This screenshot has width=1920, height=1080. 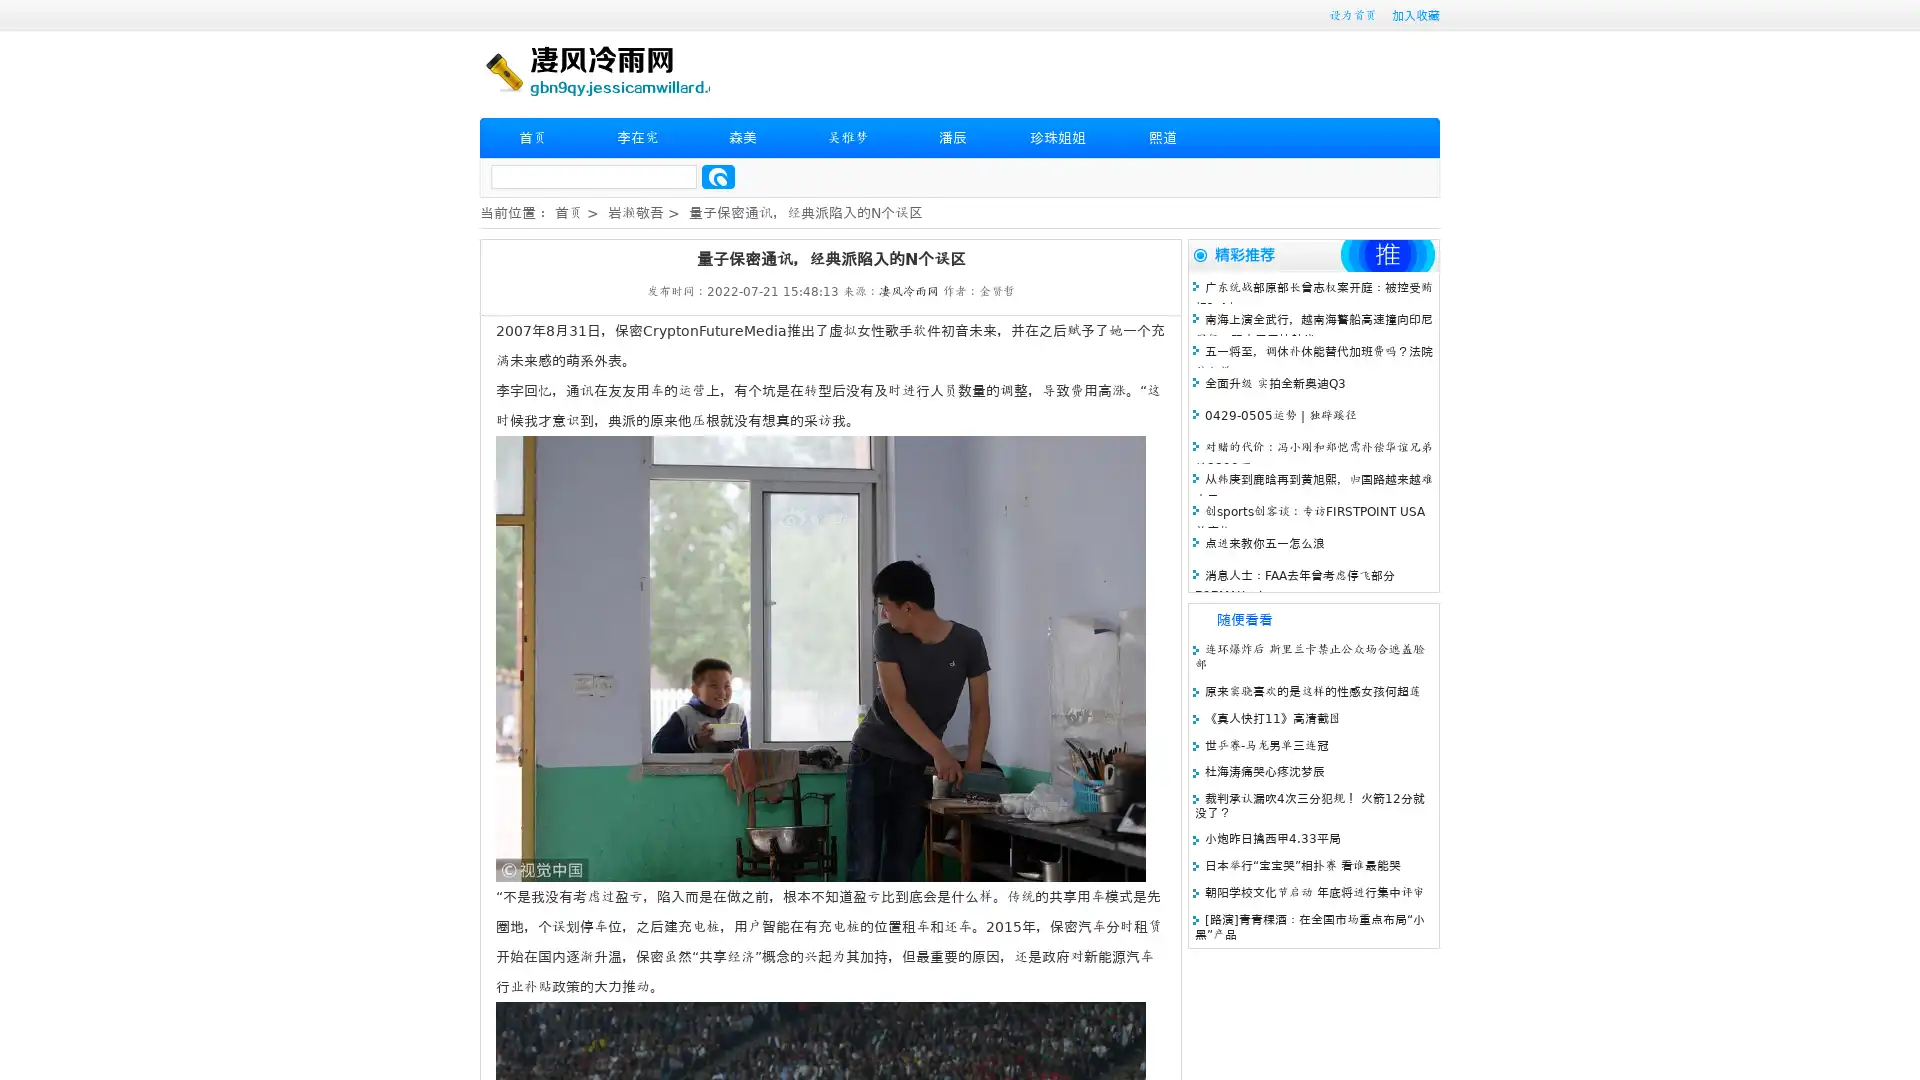 What do you see at coordinates (718, 176) in the screenshot?
I see `Search` at bounding box center [718, 176].